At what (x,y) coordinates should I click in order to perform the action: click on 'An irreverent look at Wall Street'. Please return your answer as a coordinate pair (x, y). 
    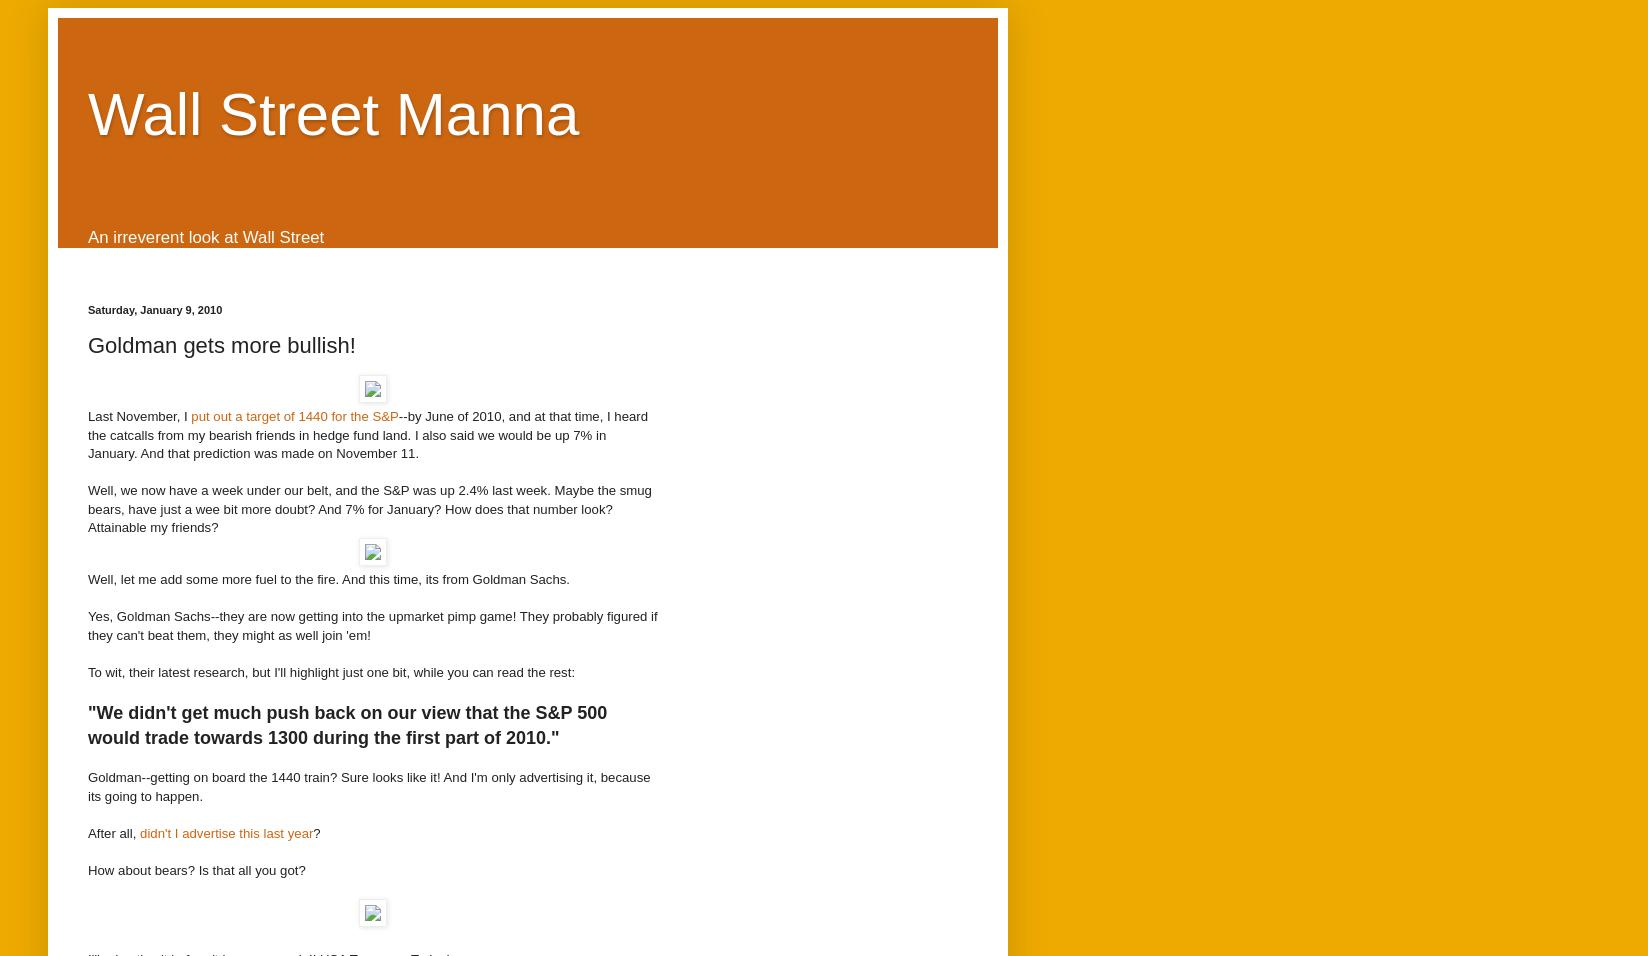
    Looking at the image, I should click on (88, 237).